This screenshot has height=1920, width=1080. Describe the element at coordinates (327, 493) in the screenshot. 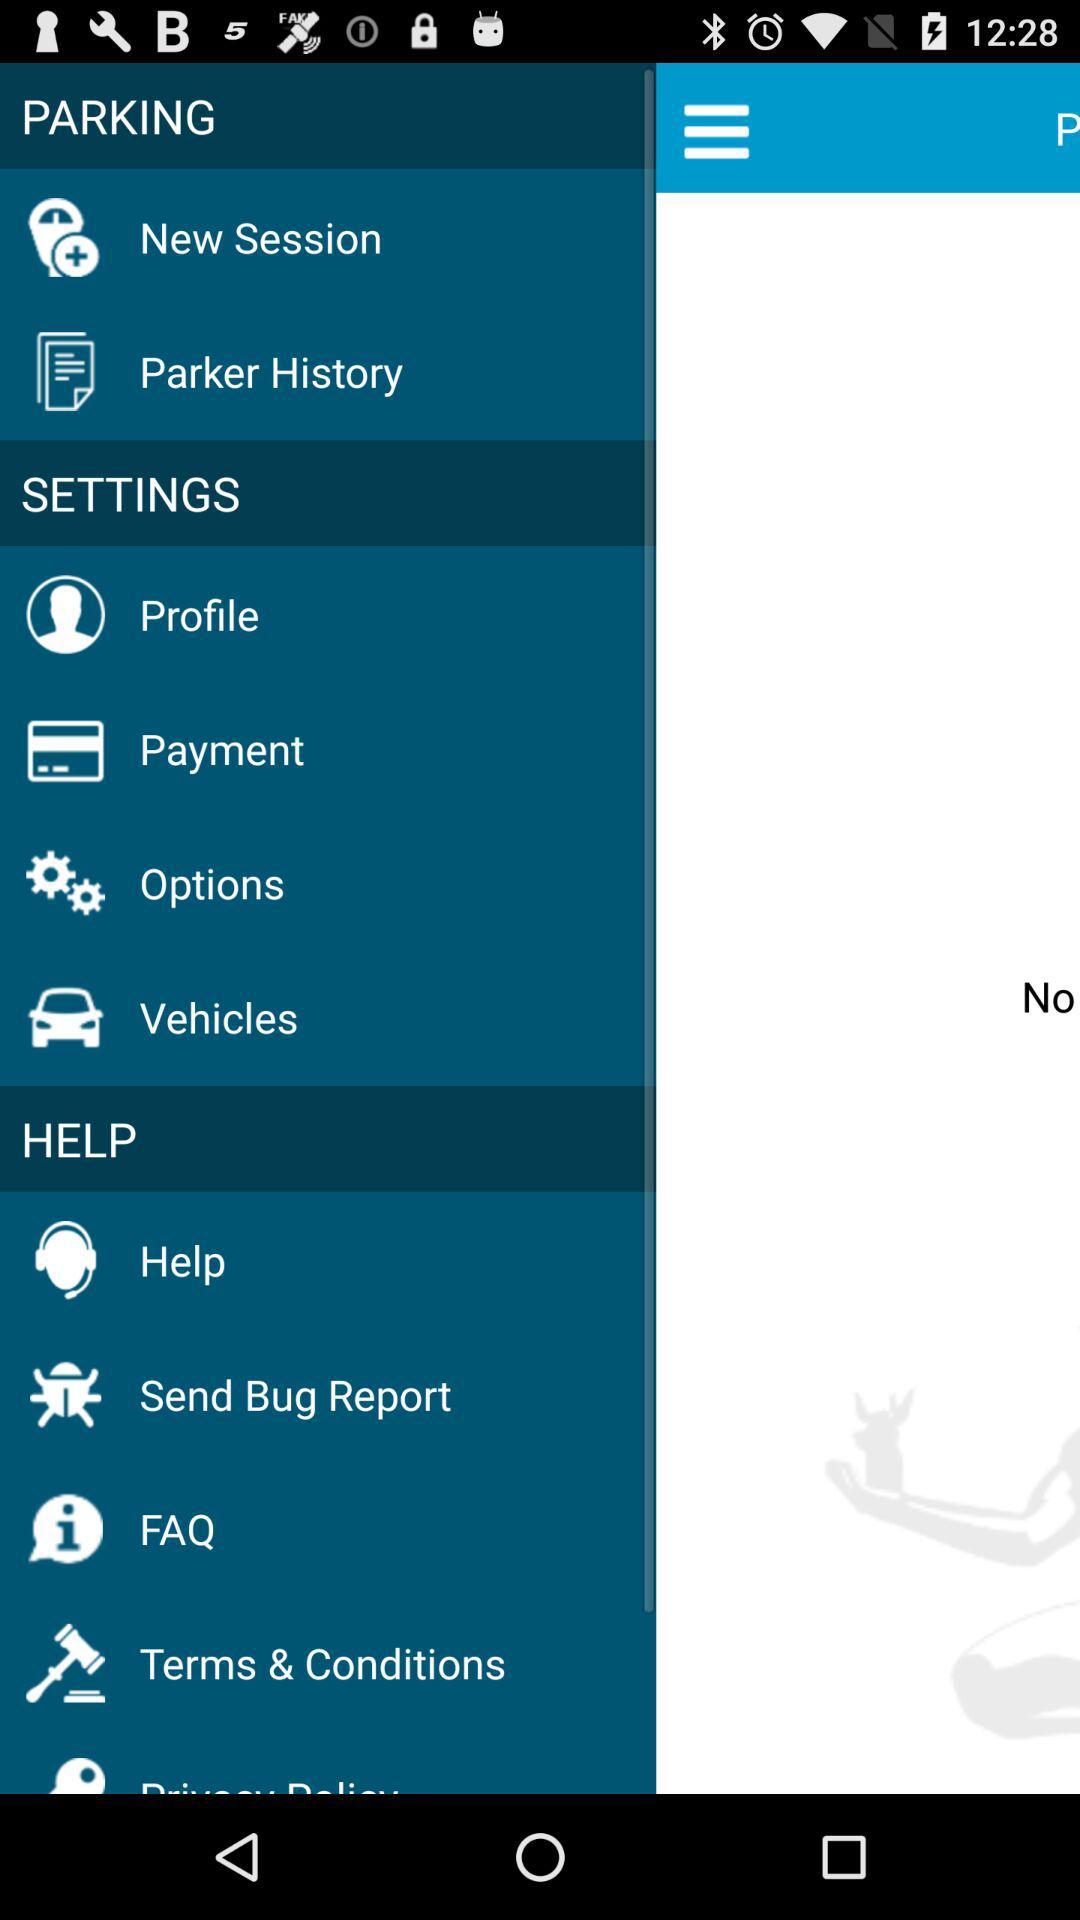

I see `icon to the left of no parking history item` at that location.